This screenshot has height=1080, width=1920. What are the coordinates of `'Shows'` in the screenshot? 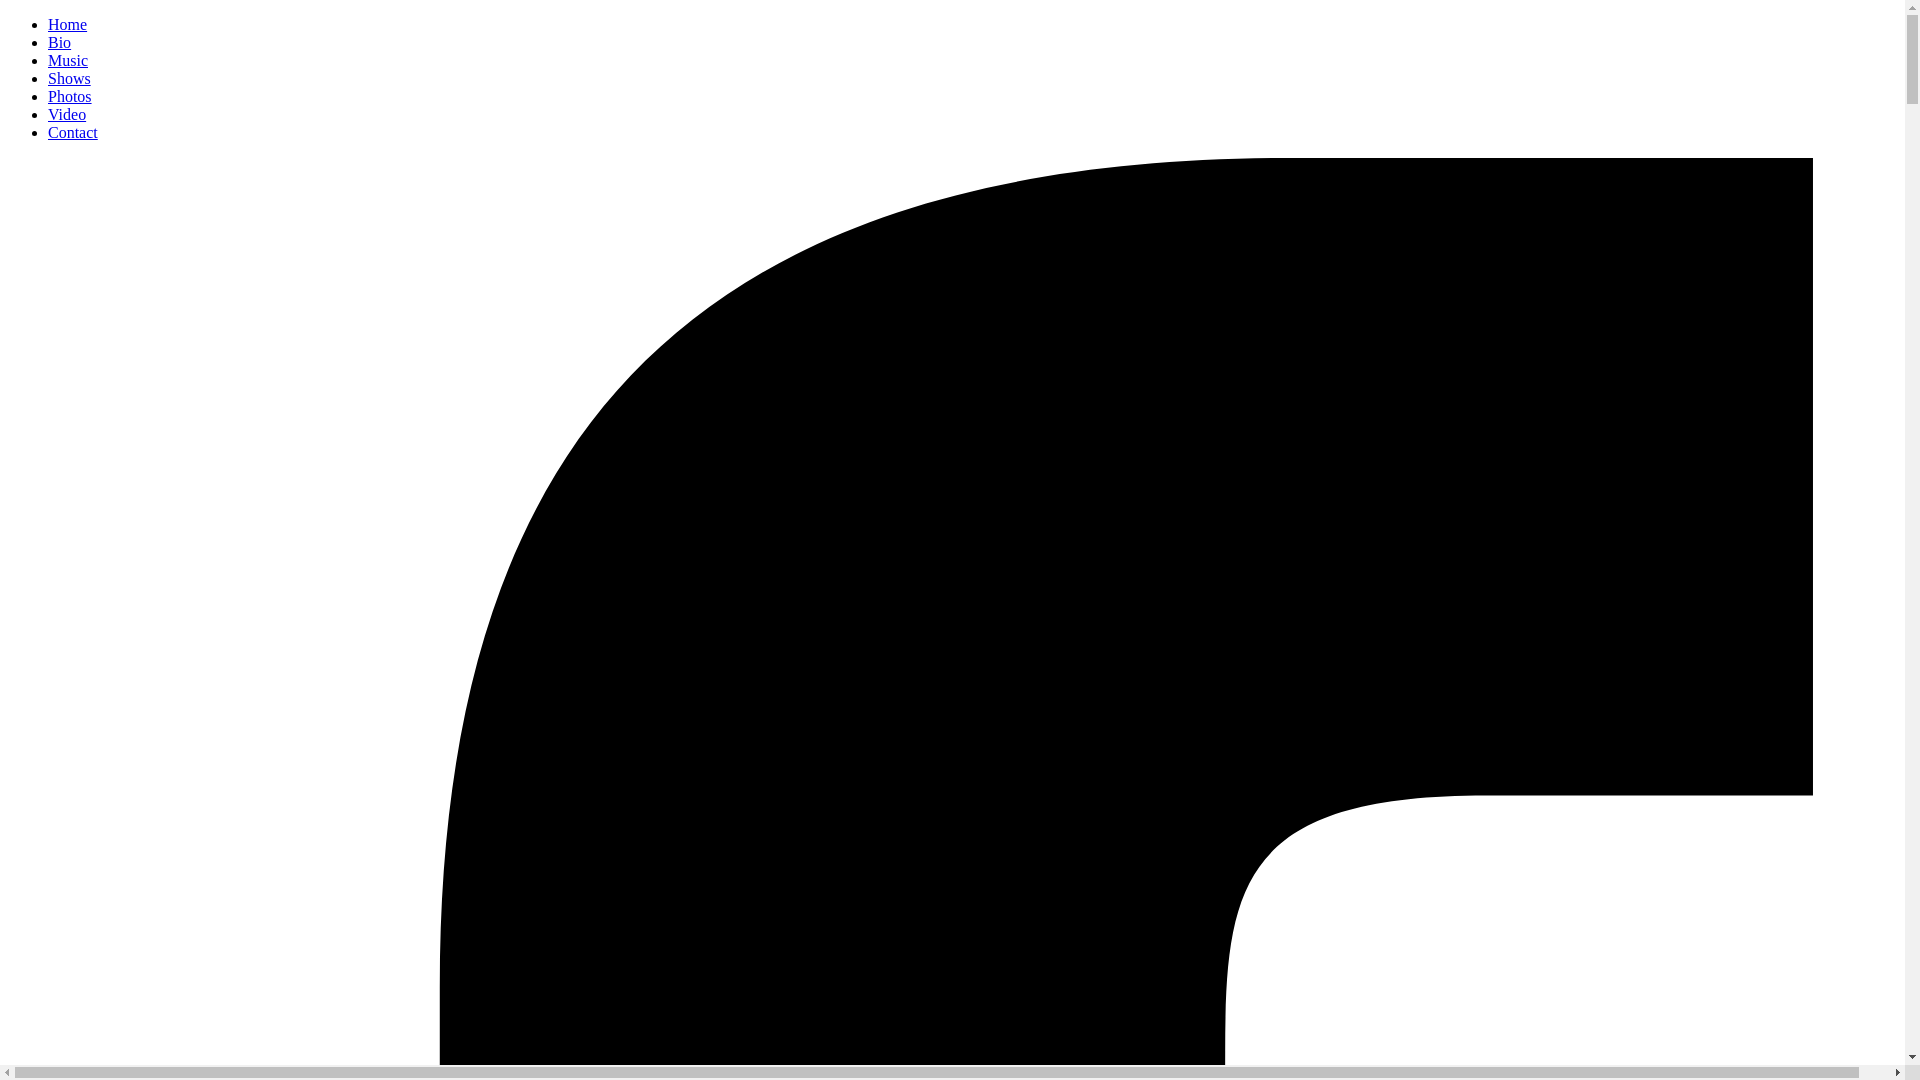 It's located at (69, 77).